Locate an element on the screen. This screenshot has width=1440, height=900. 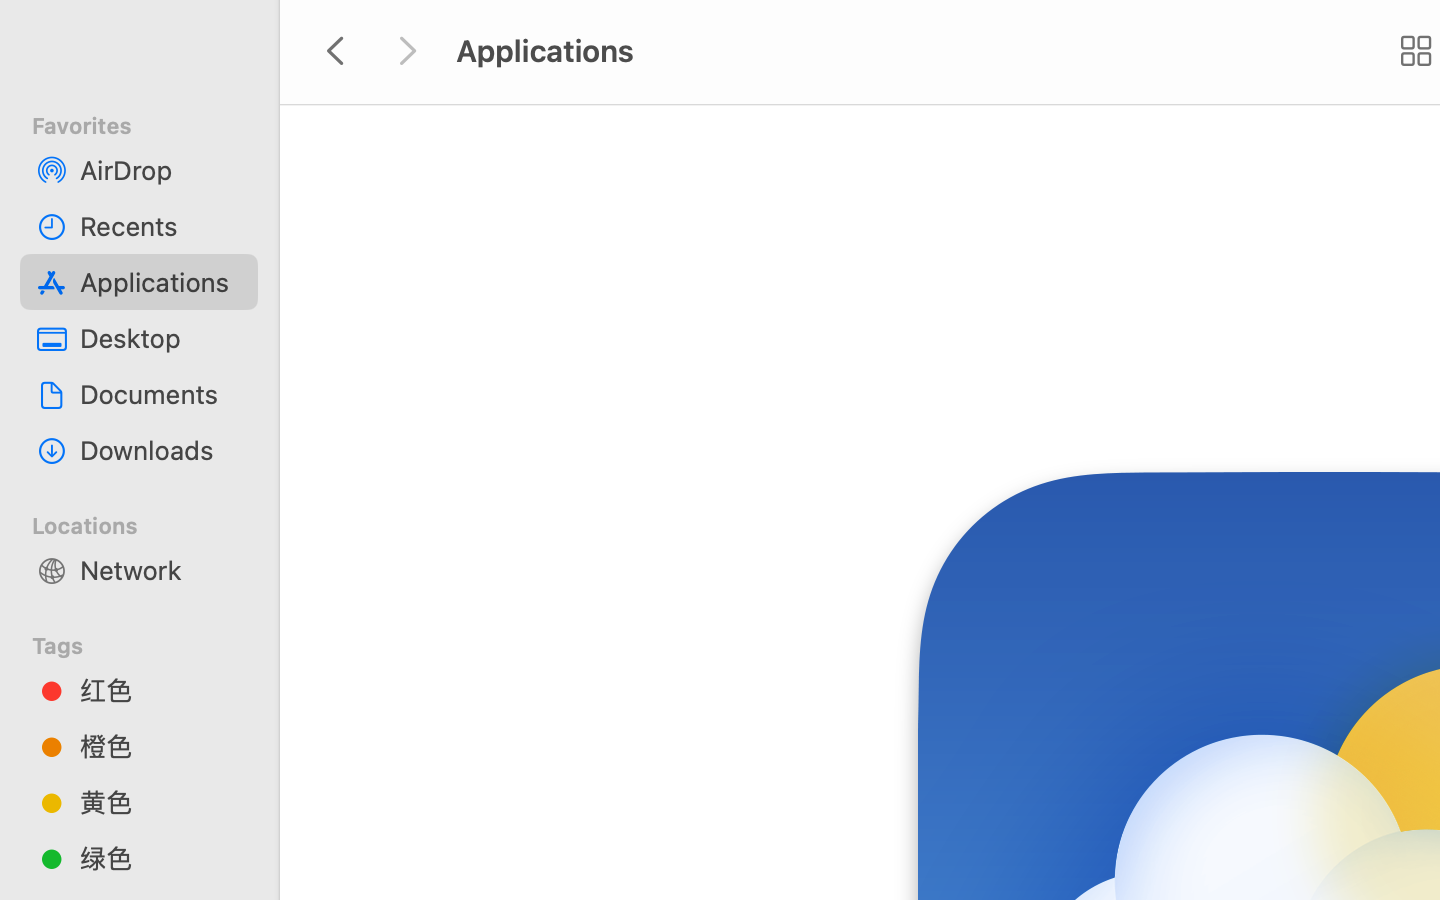
'AirDrop' is located at coordinates (159, 170).